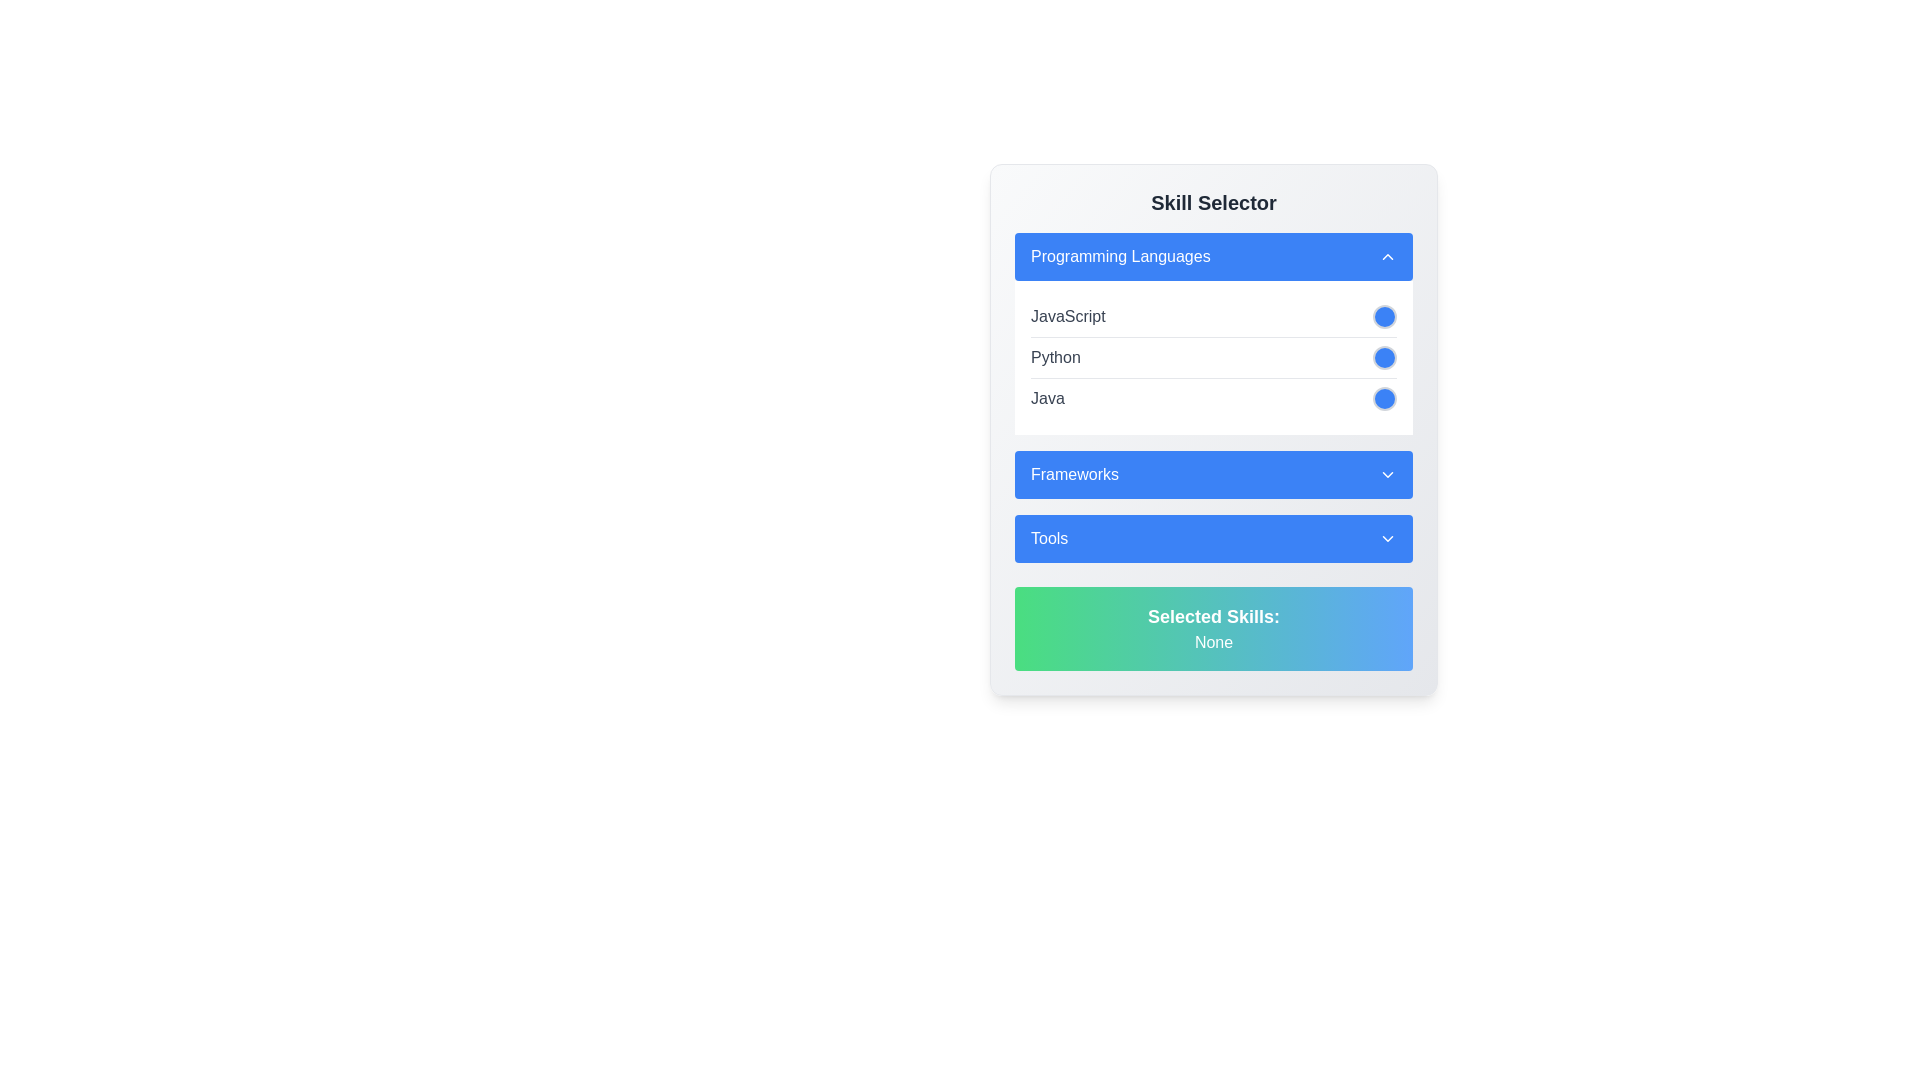  What do you see at coordinates (1386, 256) in the screenshot?
I see `the toggle icon located on the rightmost side of the blue button labeled 'Programming Languages'` at bounding box center [1386, 256].